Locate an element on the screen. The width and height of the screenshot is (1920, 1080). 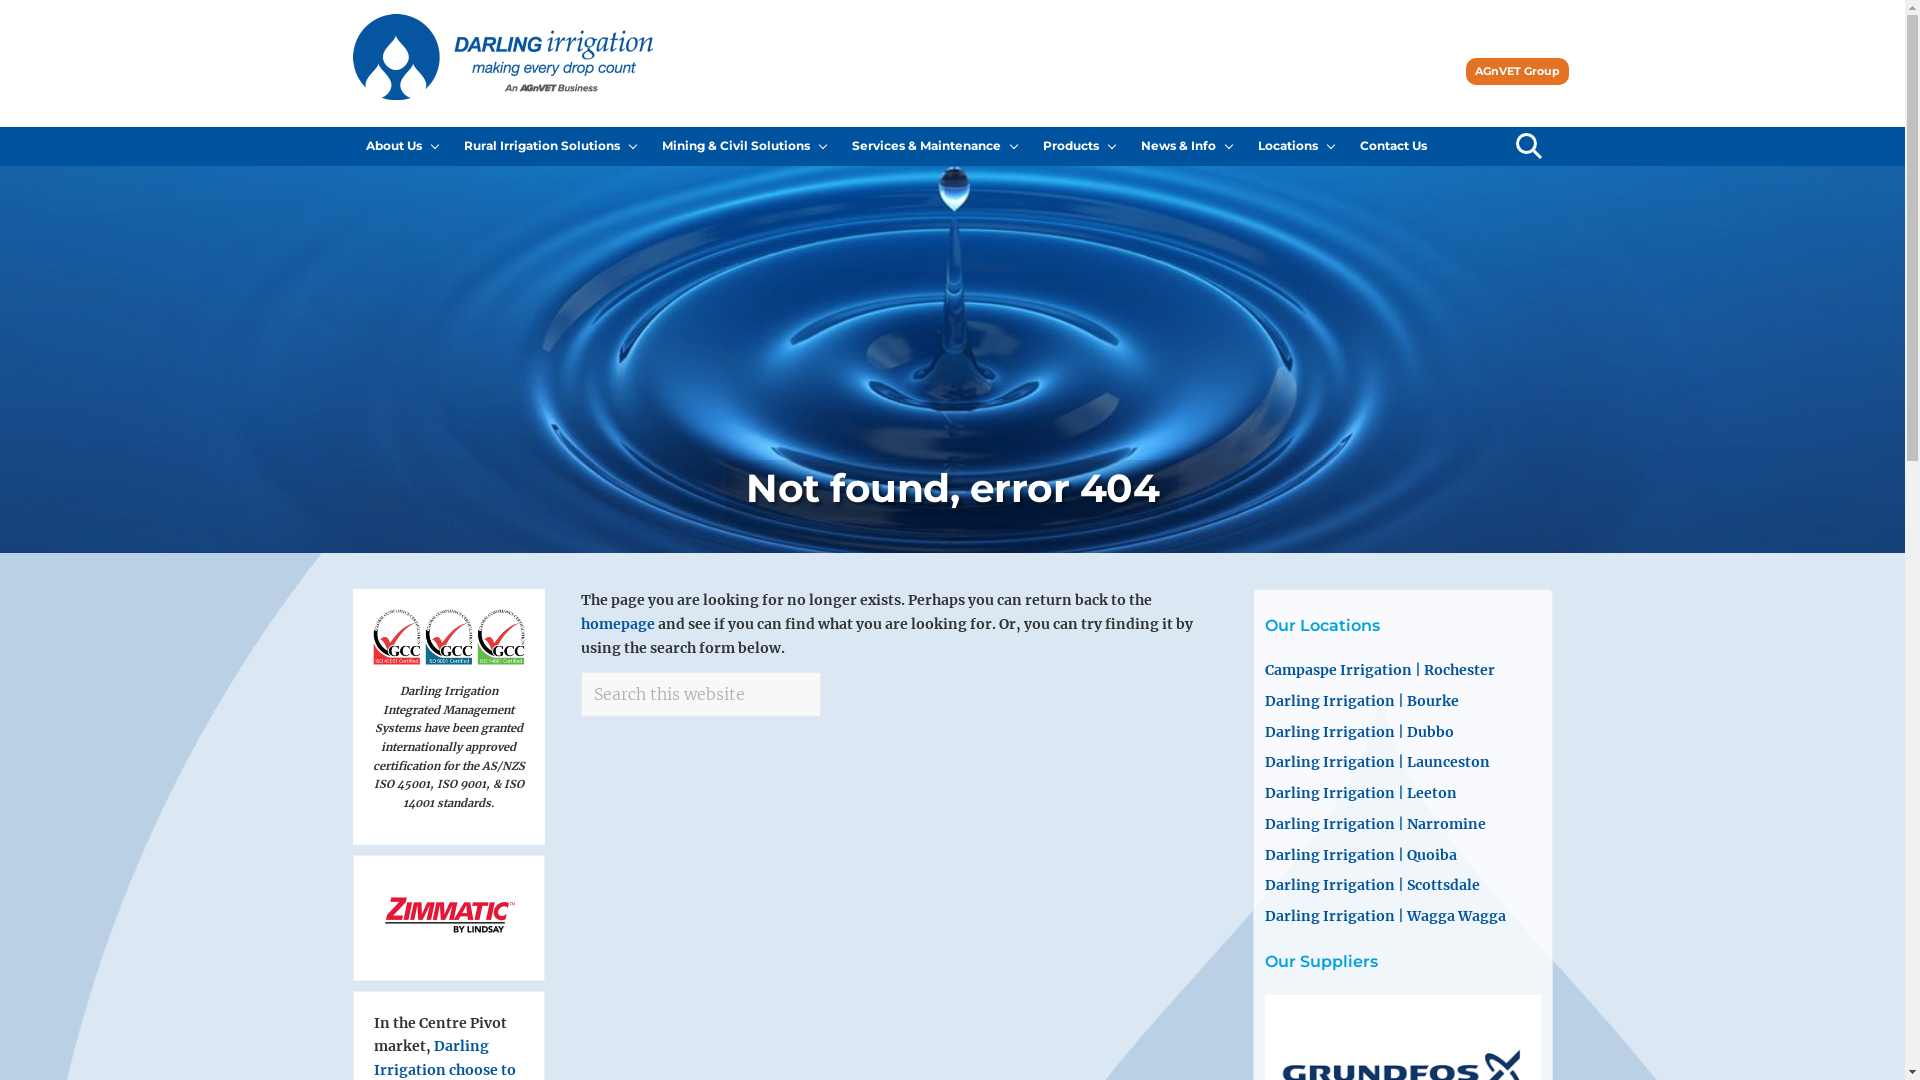
'Darling Irrigation | Leeton' is located at coordinates (1359, 792).